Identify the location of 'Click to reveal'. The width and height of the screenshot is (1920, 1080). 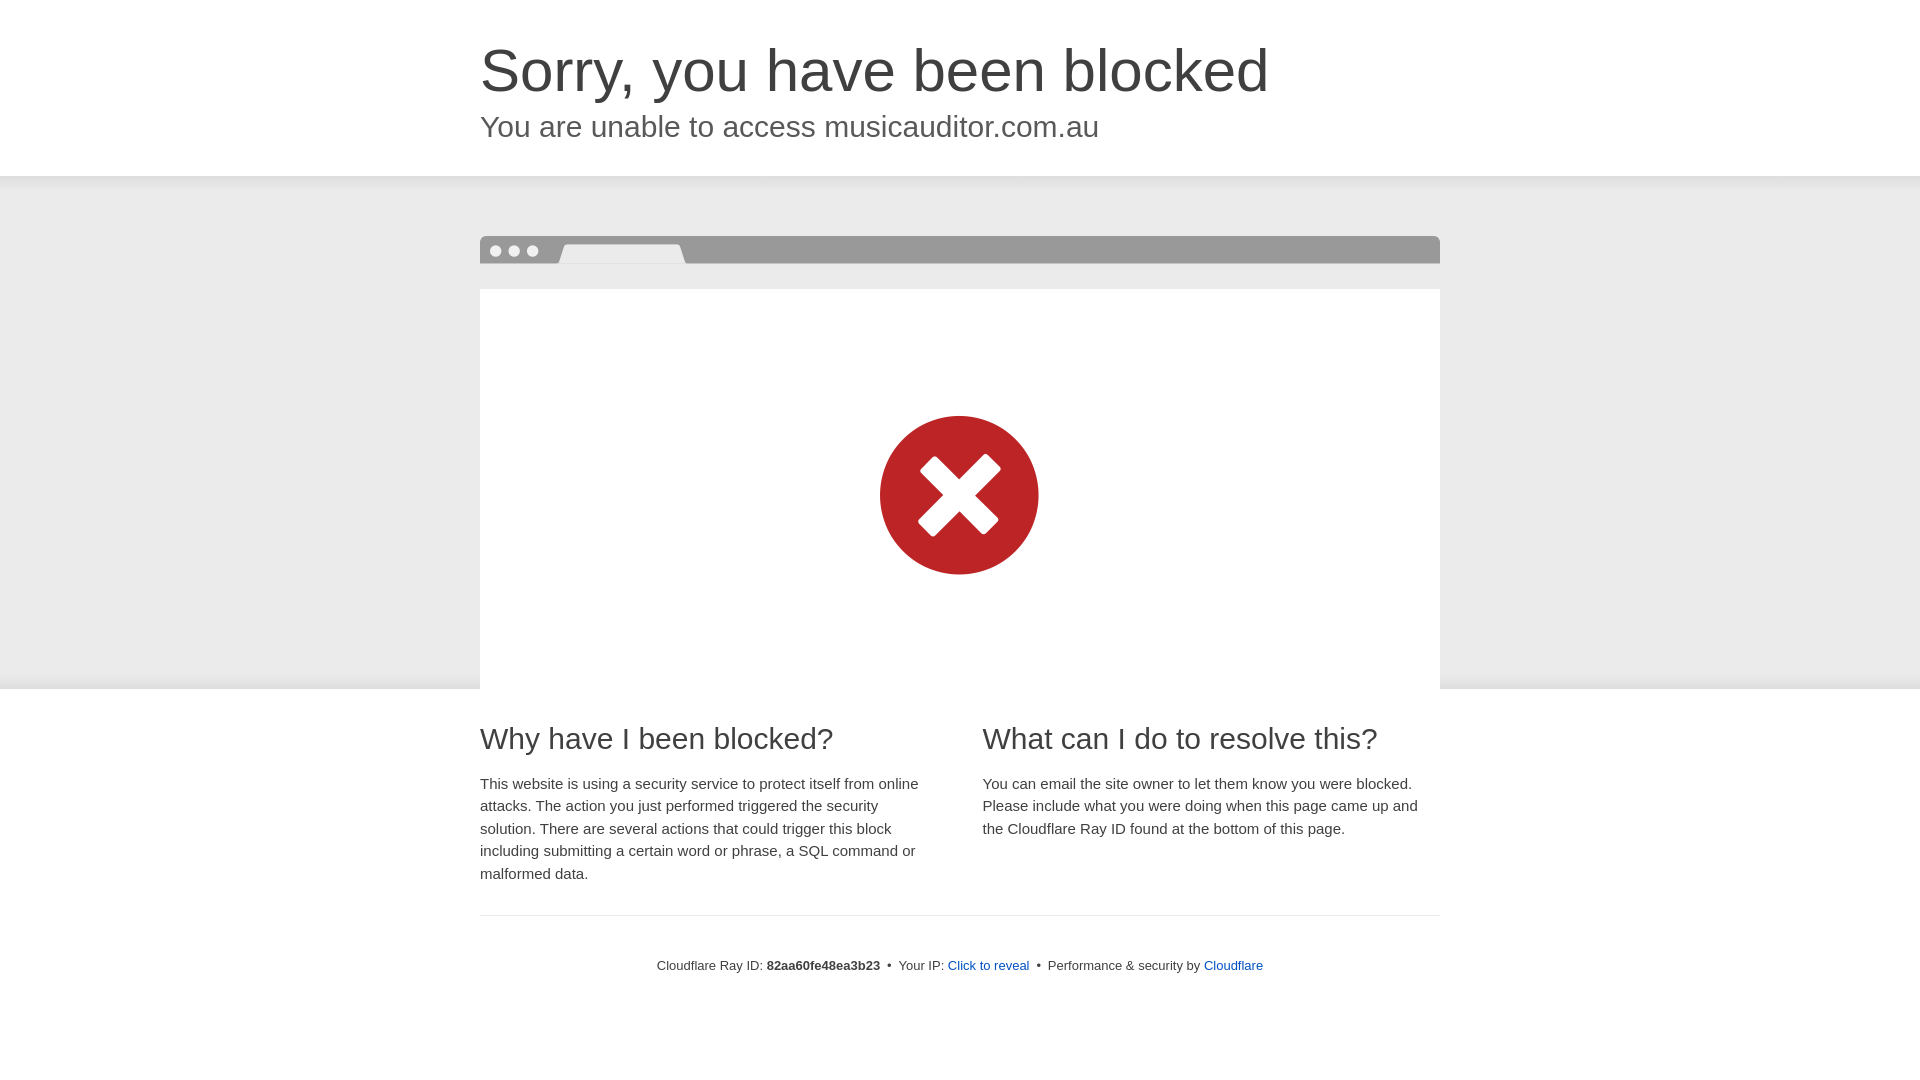
(947, 964).